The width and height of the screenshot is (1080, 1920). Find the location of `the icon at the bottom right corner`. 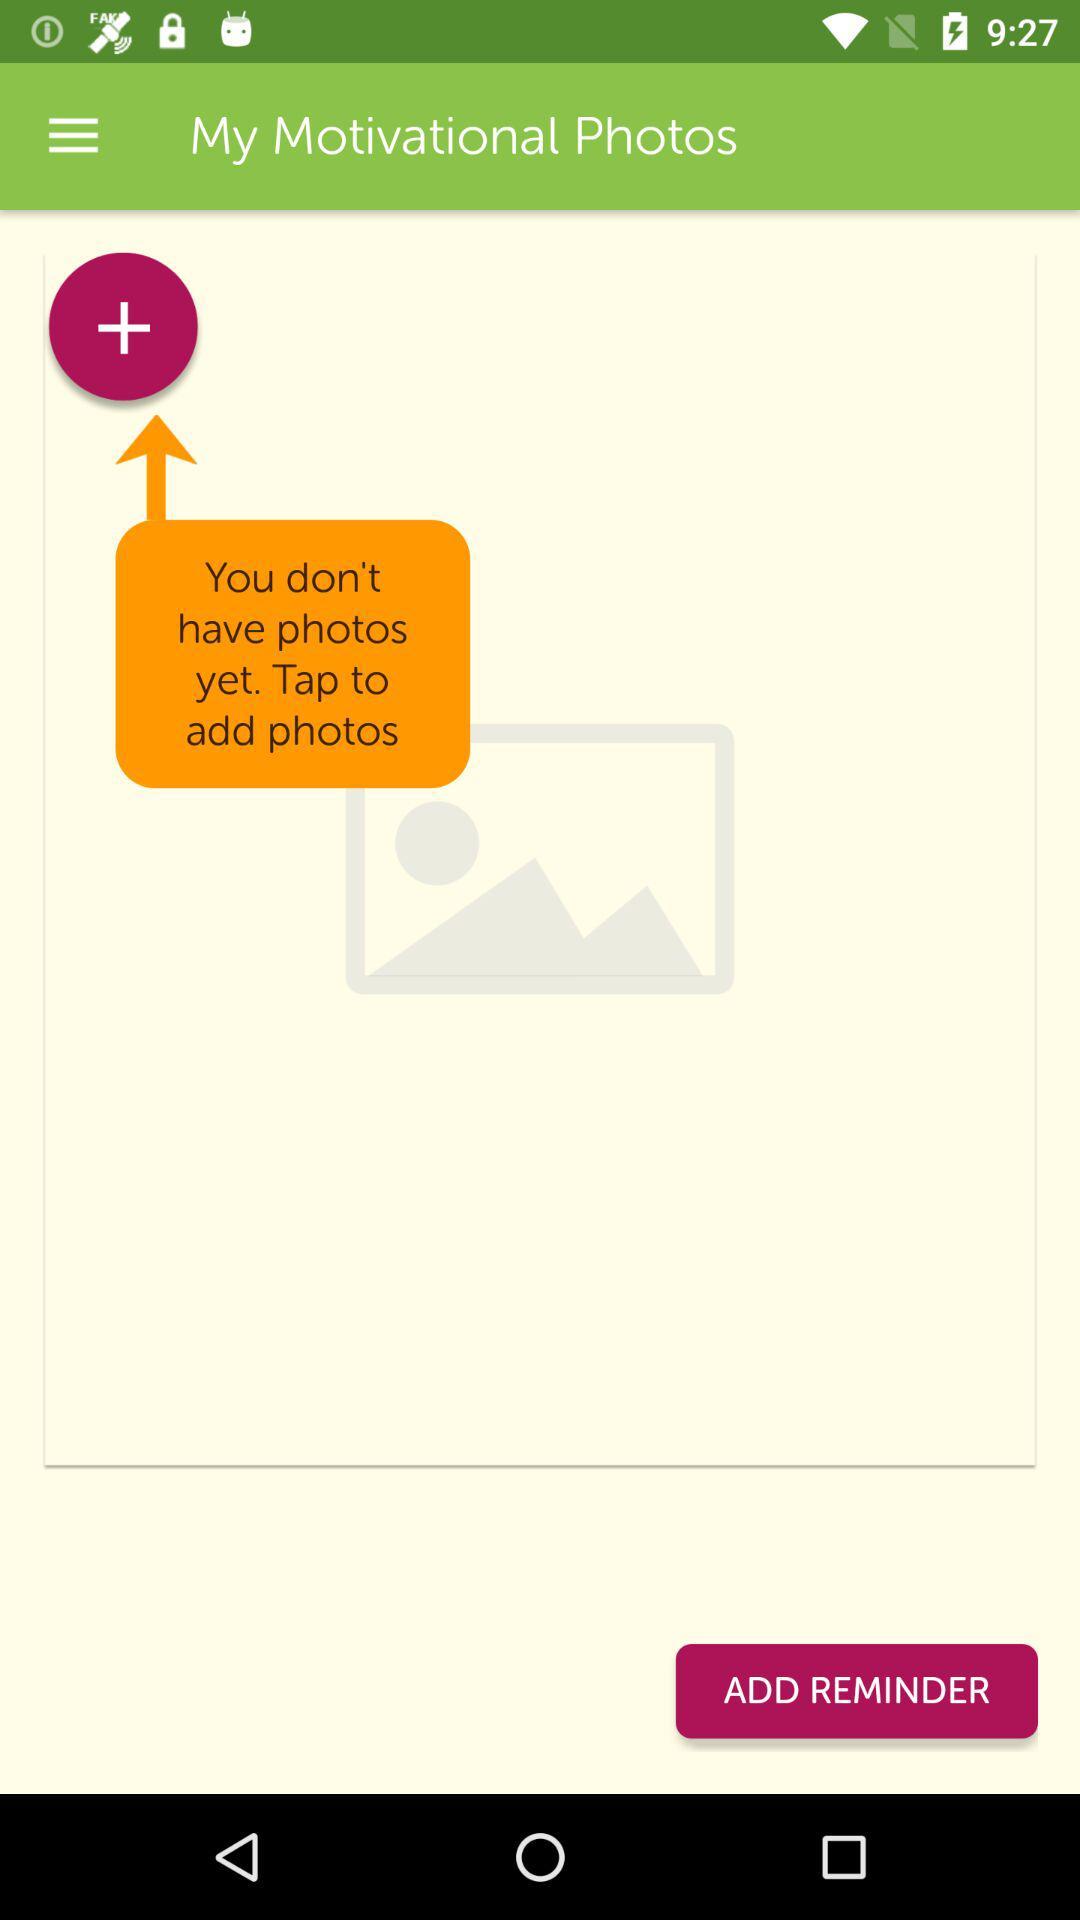

the icon at the bottom right corner is located at coordinates (855, 1690).